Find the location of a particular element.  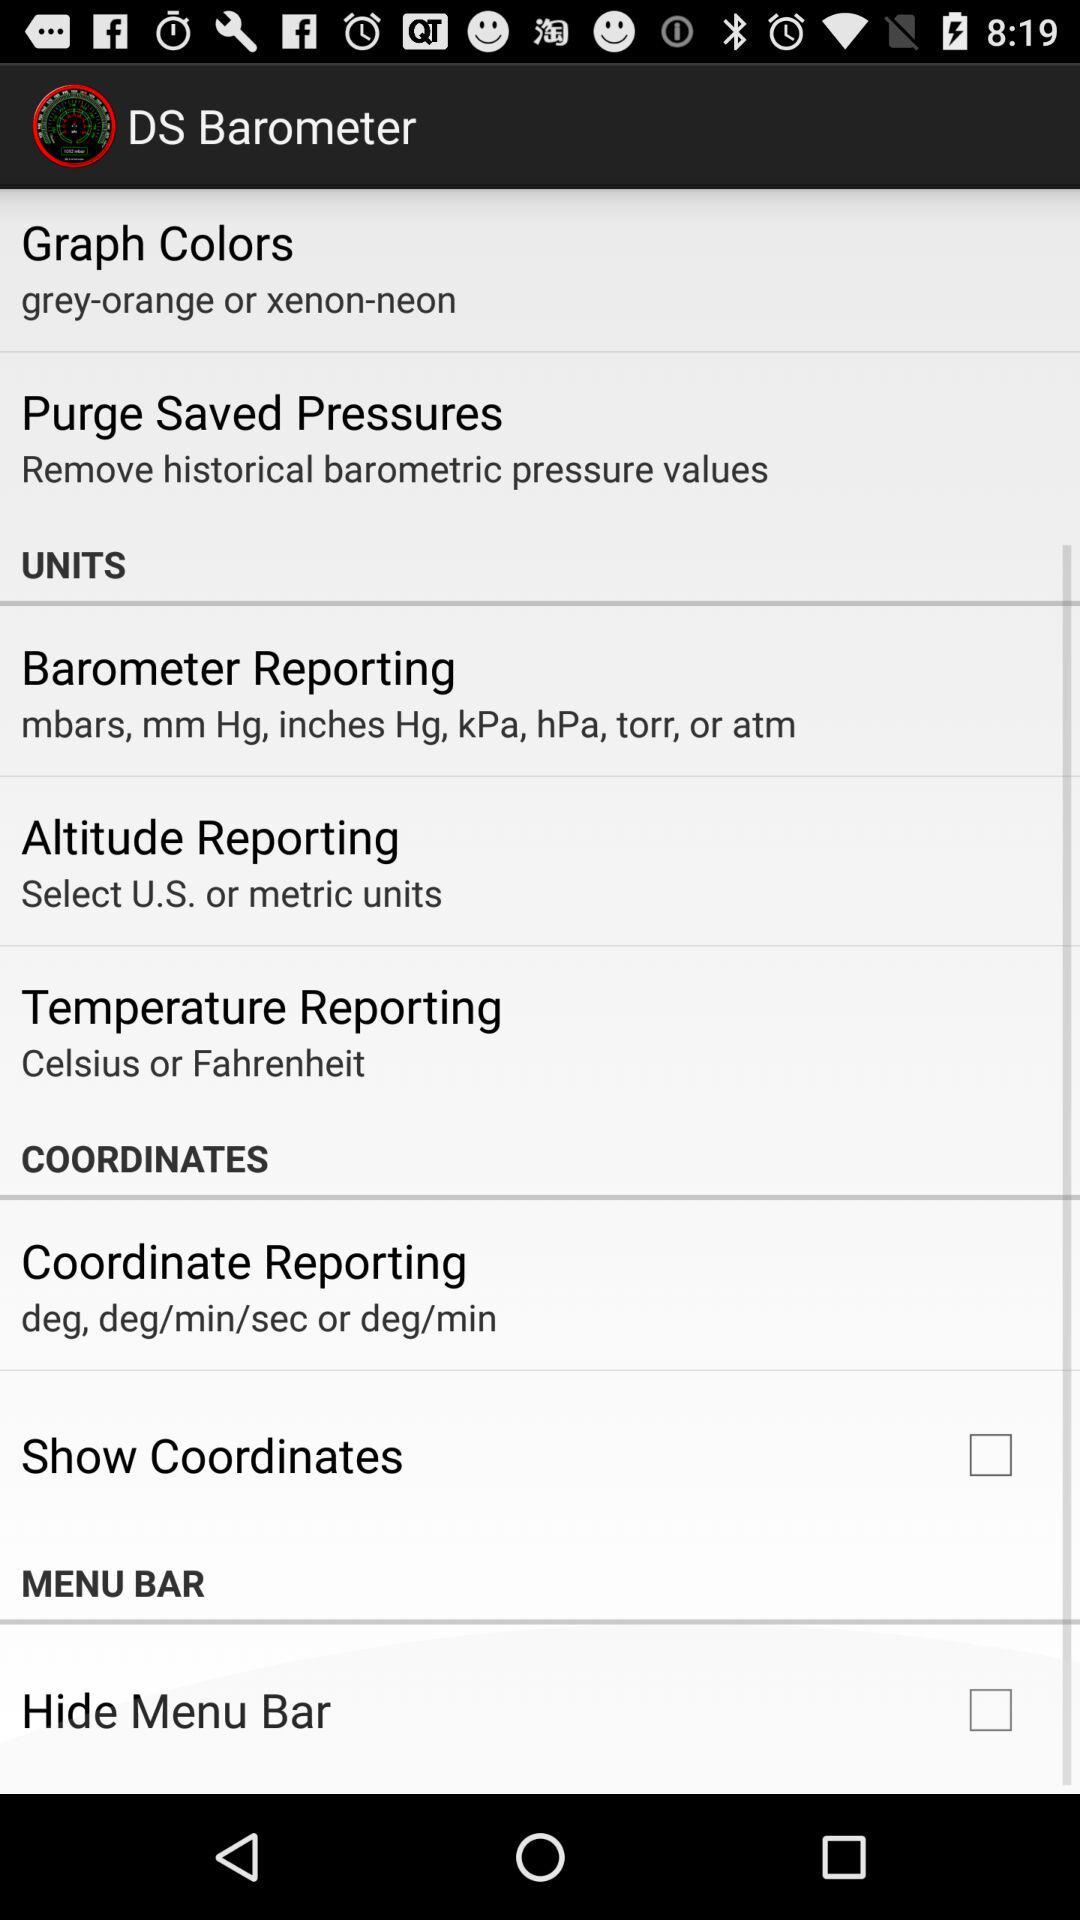

coordinate reporting is located at coordinates (243, 1259).